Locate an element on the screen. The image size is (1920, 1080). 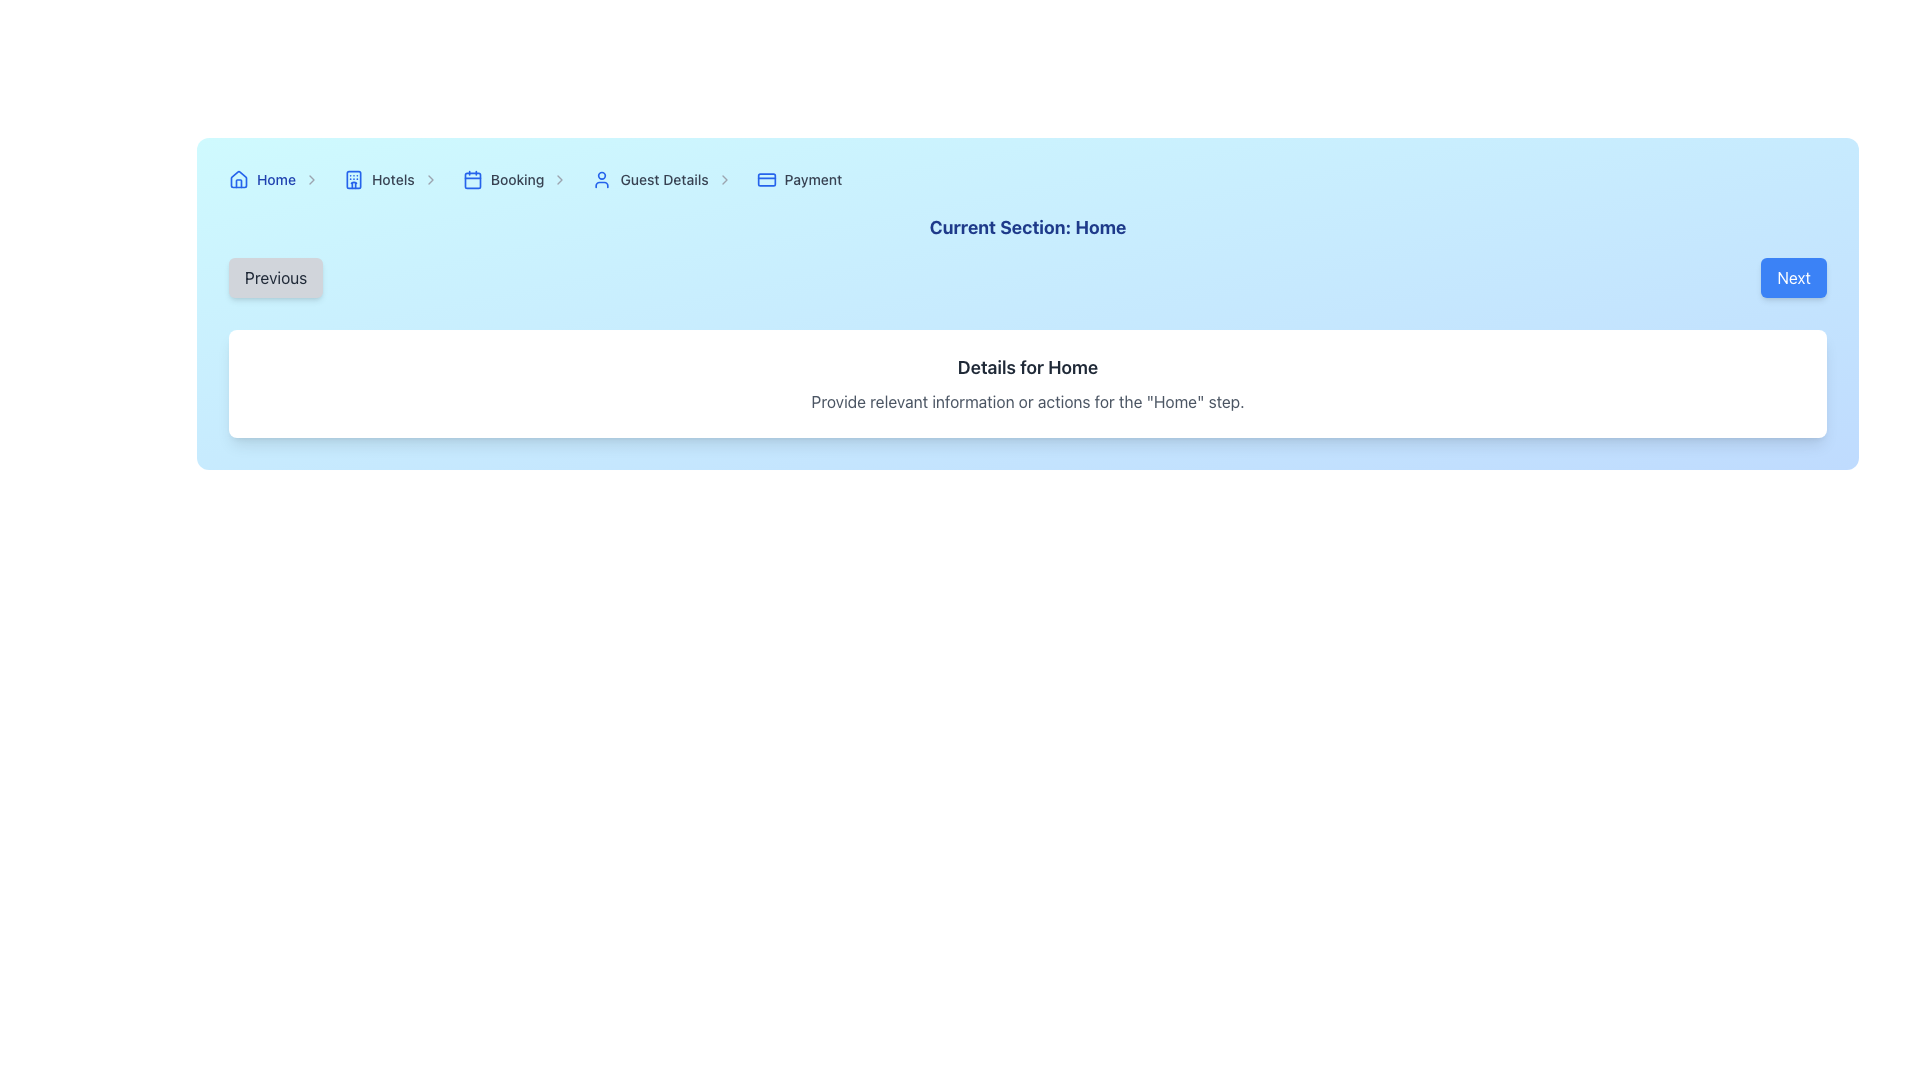
the first navigation link, which serves as a redirect to the home page of the application or website is located at coordinates (277, 180).